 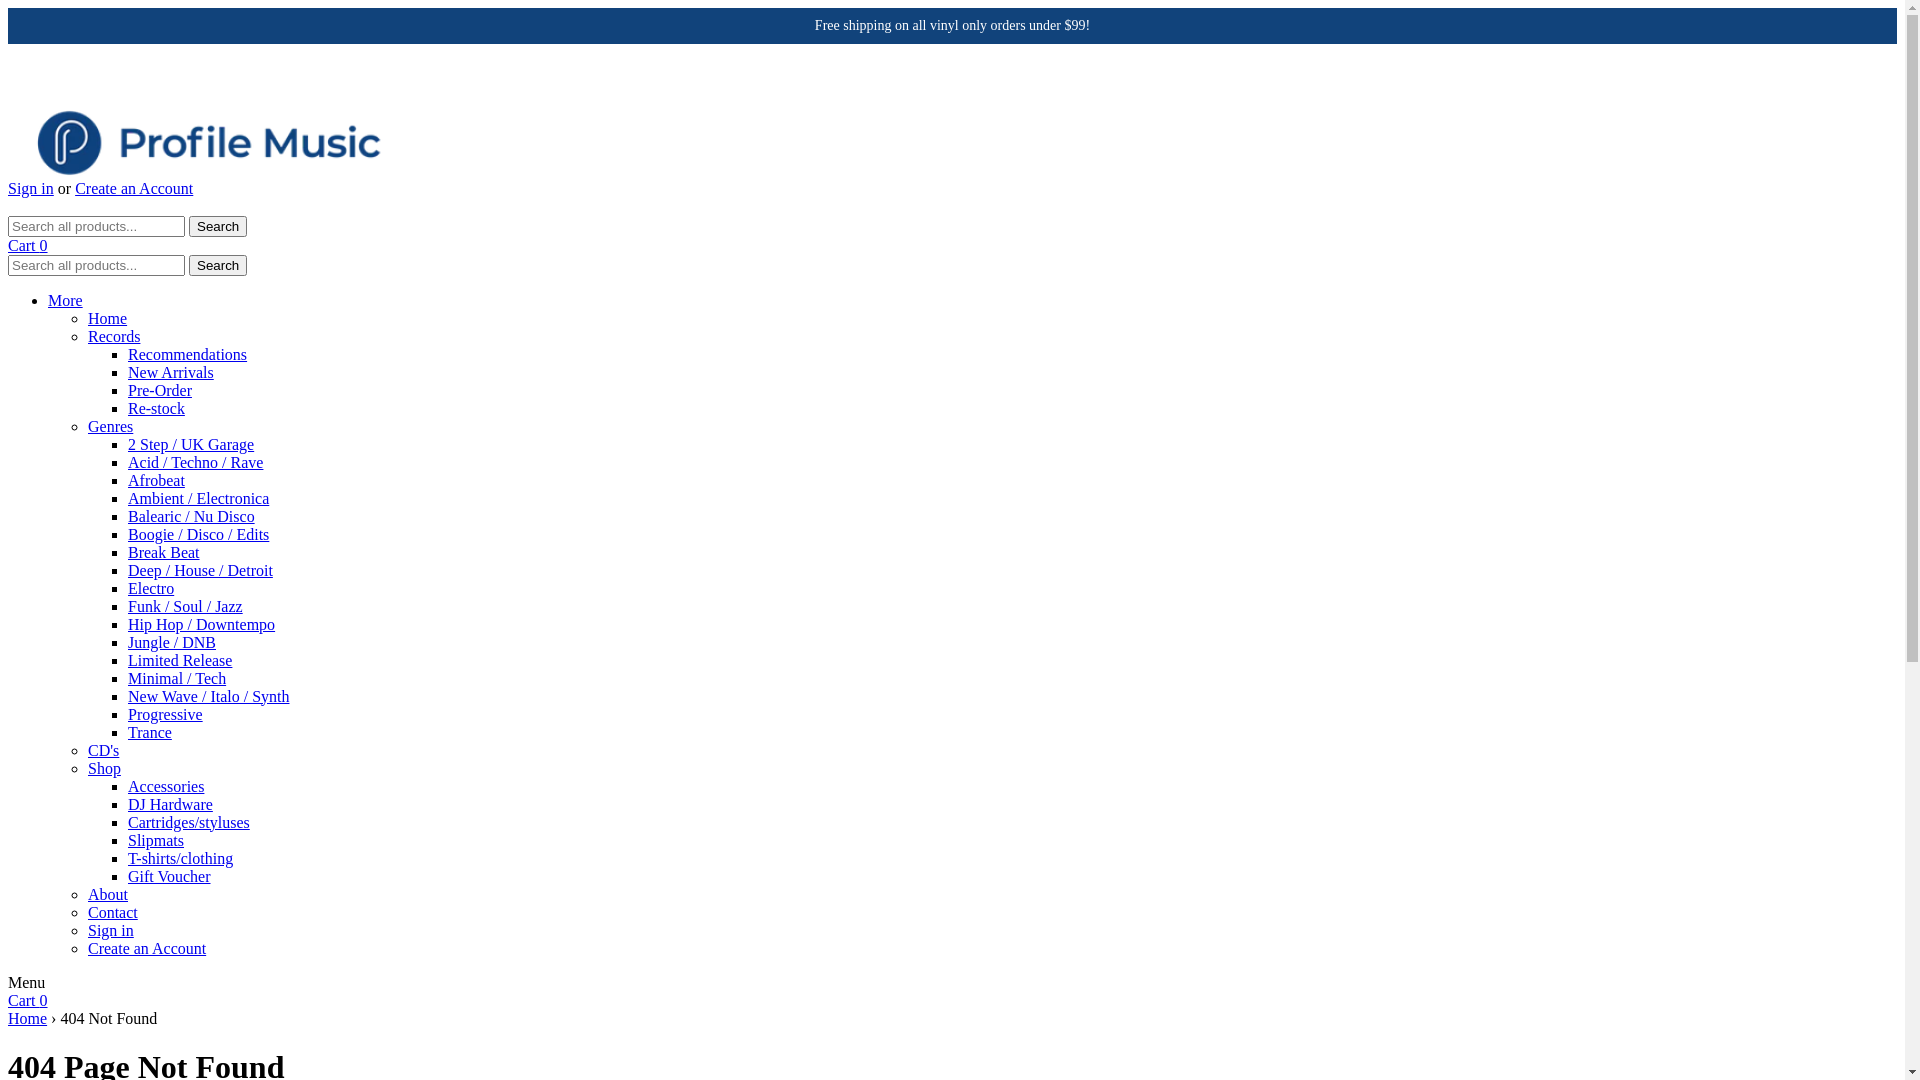 I want to click on 'Cartridges/styluses', so click(x=188, y=822).